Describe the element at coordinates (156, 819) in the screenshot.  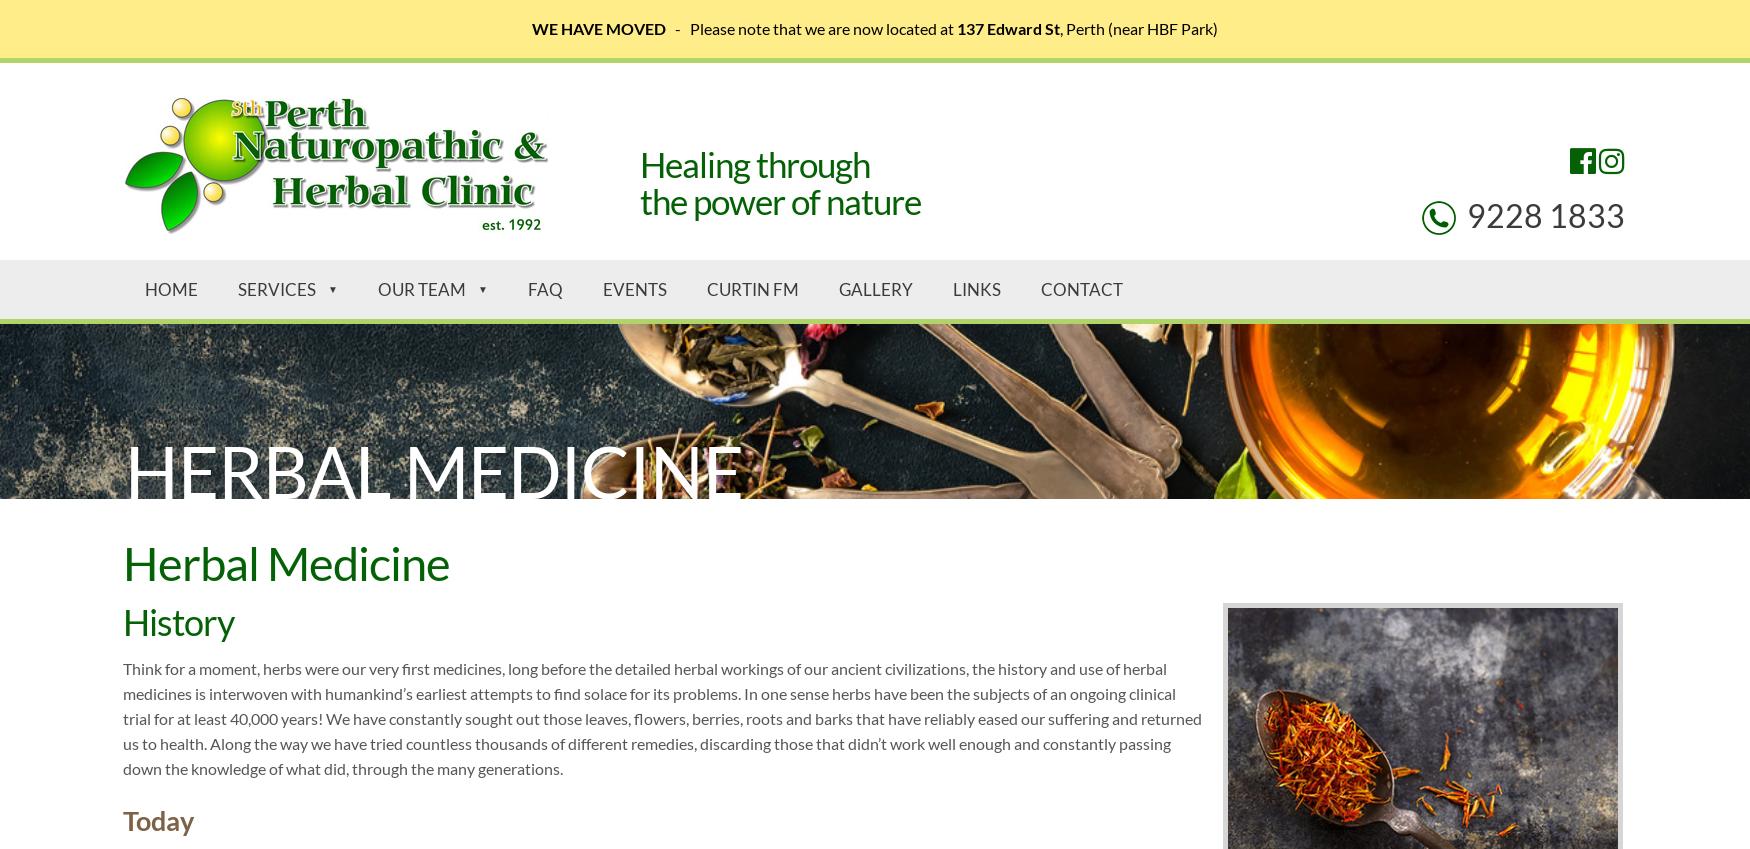
I see `'Today'` at that location.